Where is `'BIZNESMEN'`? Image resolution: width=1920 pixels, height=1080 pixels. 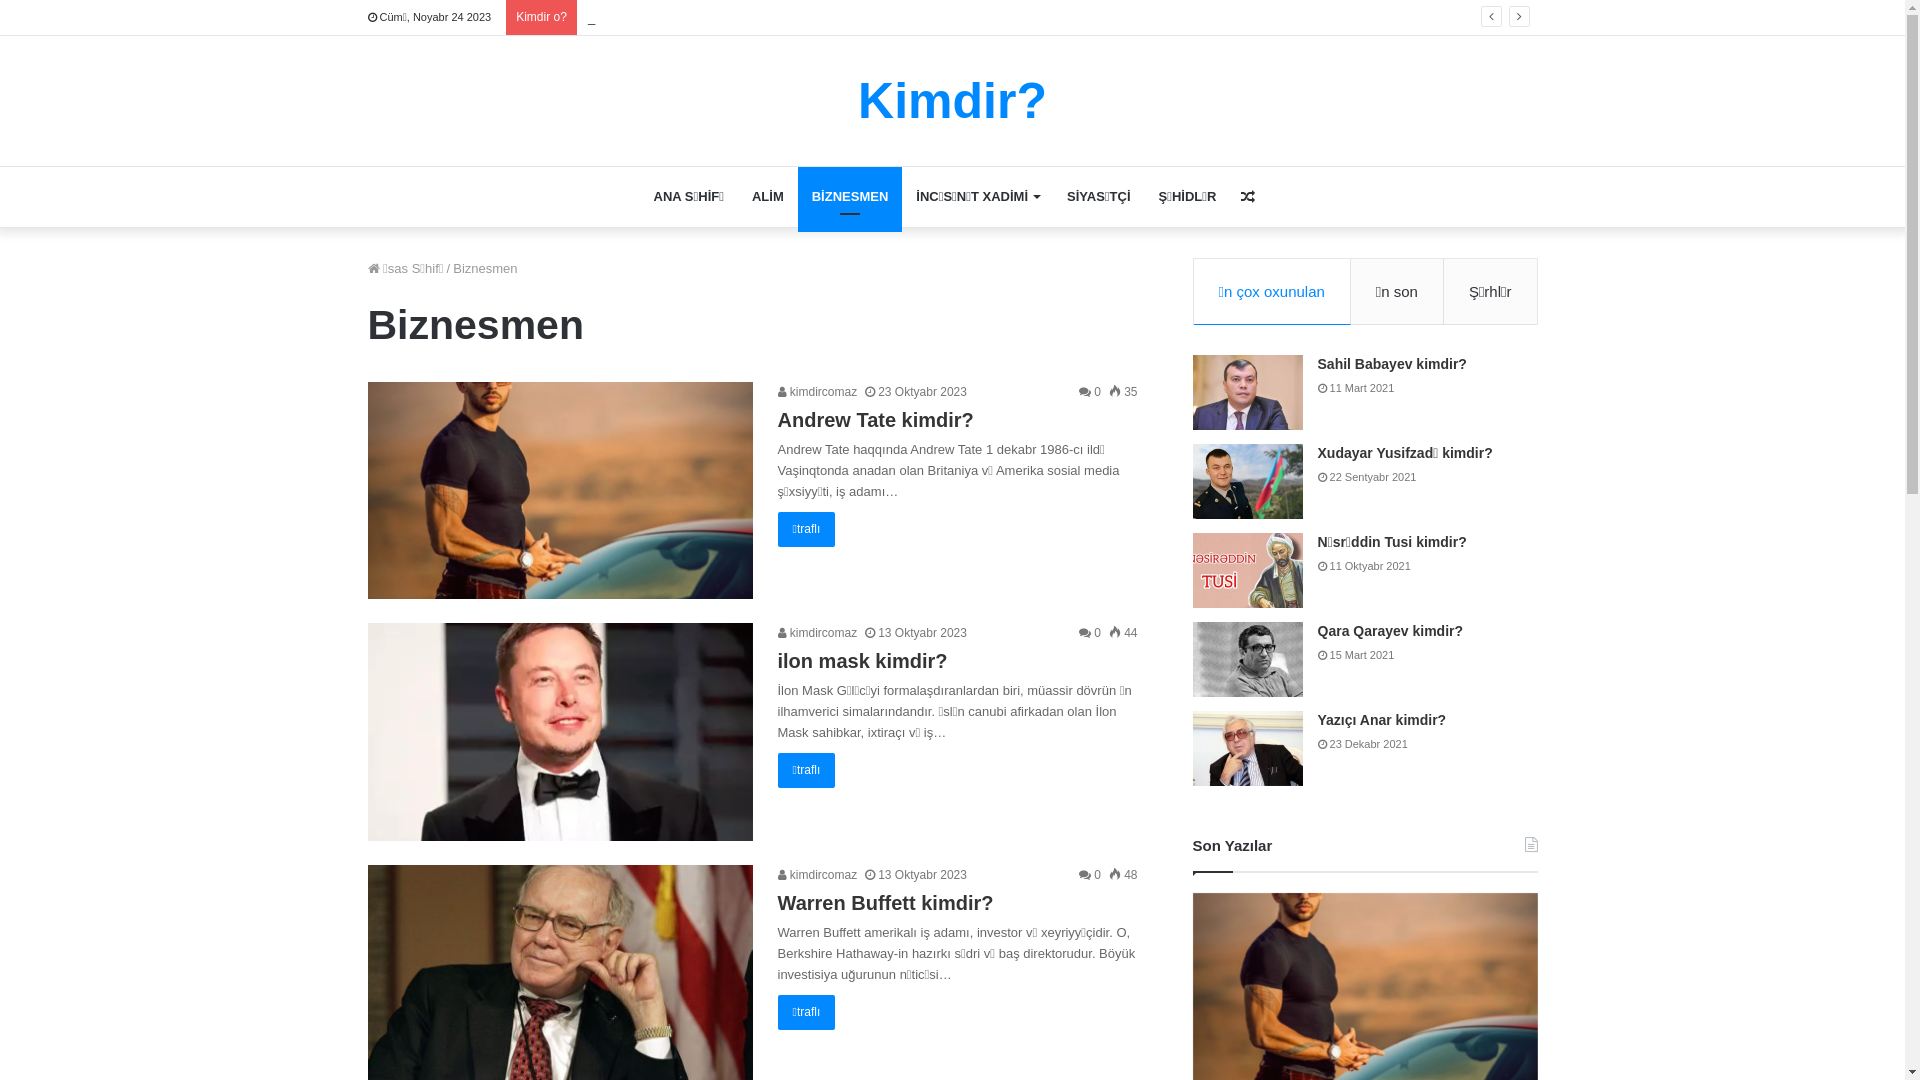 'BIZNESMEN' is located at coordinates (850, 196).